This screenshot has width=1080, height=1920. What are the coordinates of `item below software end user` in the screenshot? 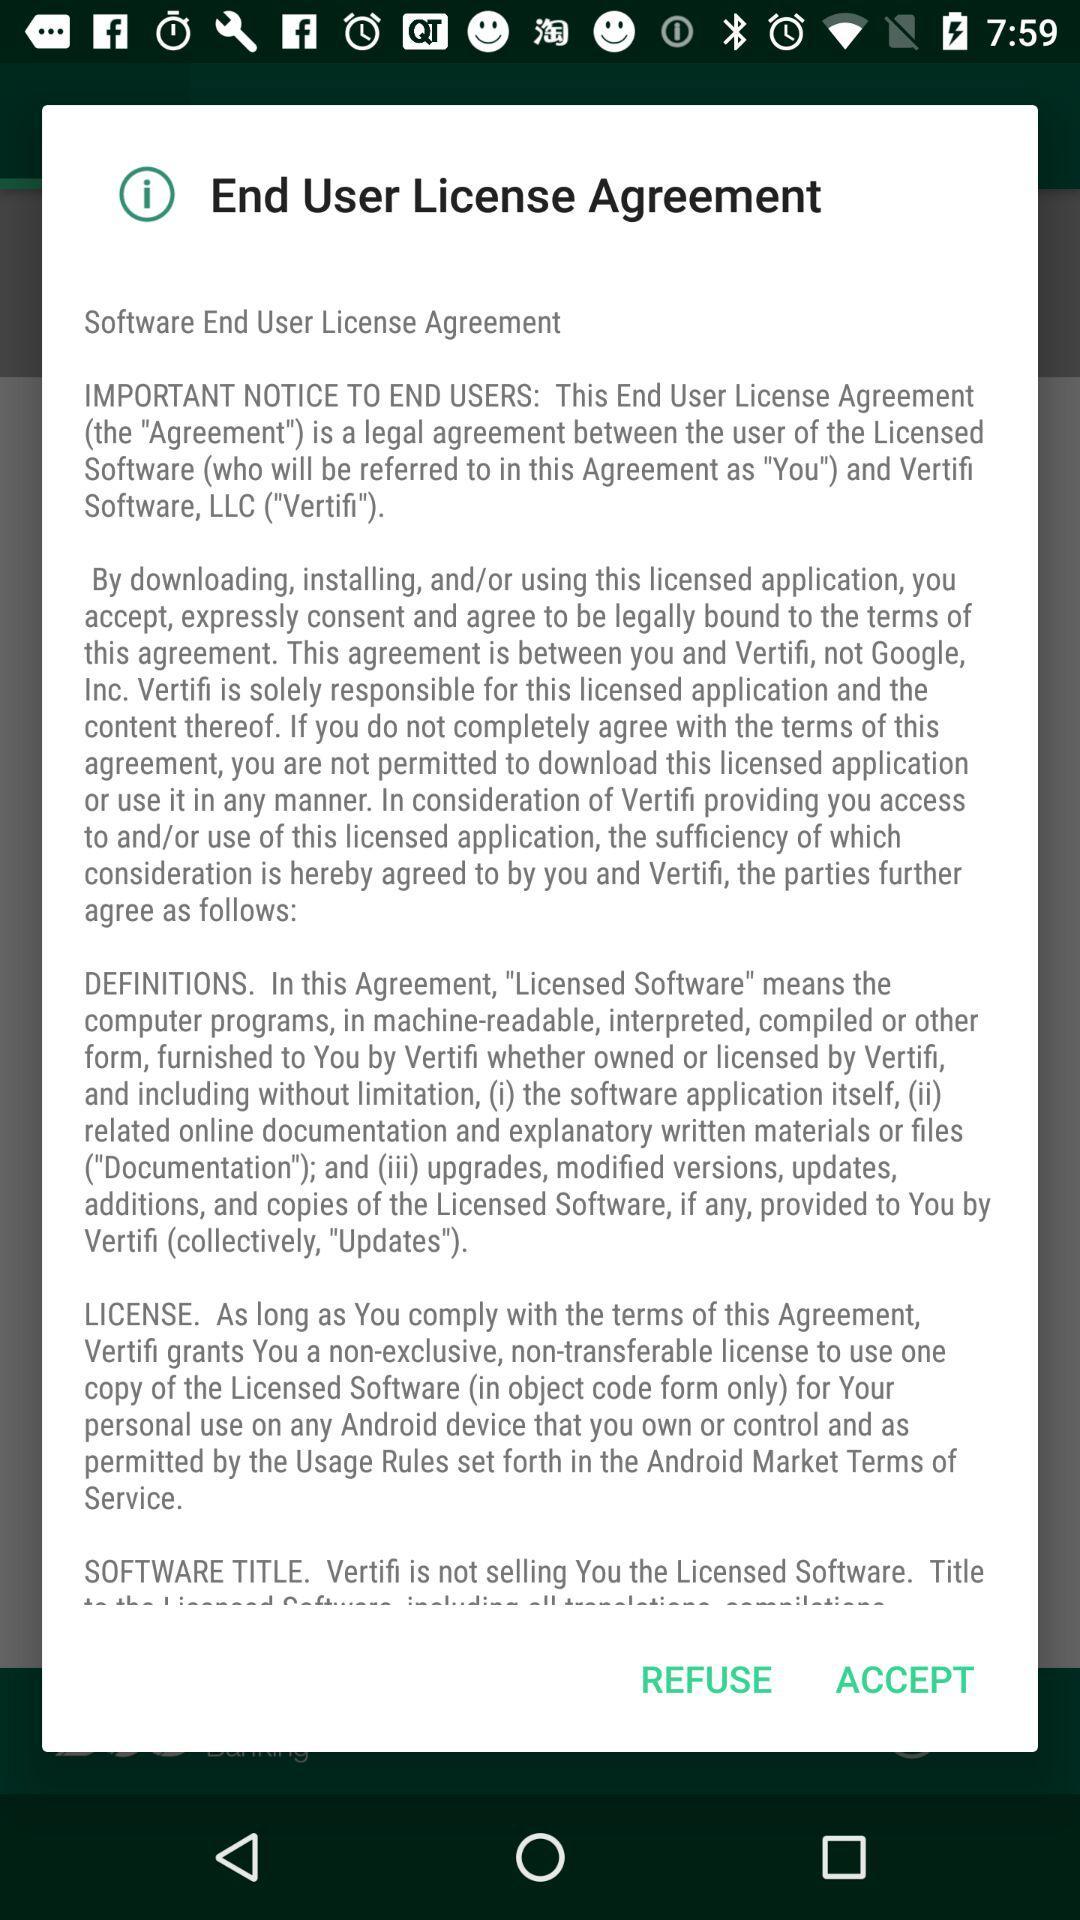 It's located at (705, 1678).